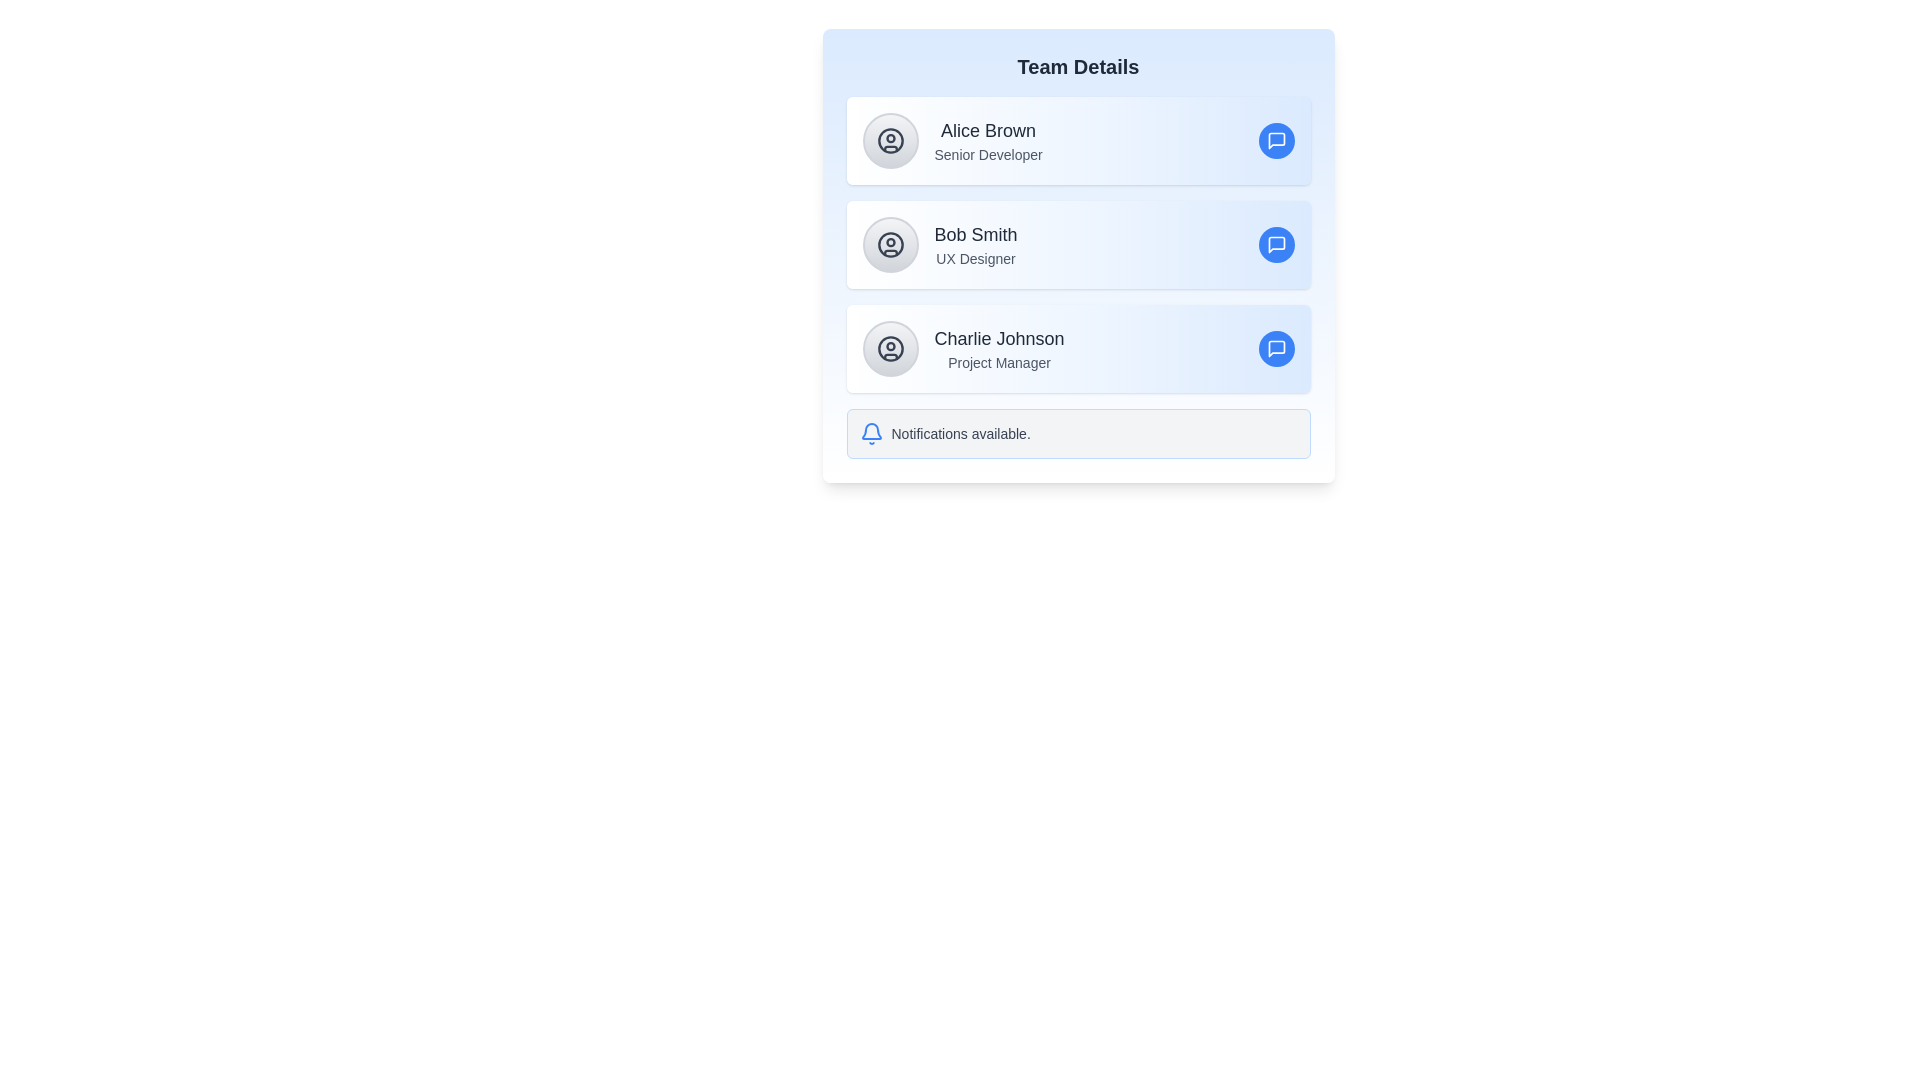 This screenshot has height=1080, width=1920. I want to click on the user avatar icon representing 'Bob Smith' in the team members section by moving the cursor to its center point, so click(889, 244).